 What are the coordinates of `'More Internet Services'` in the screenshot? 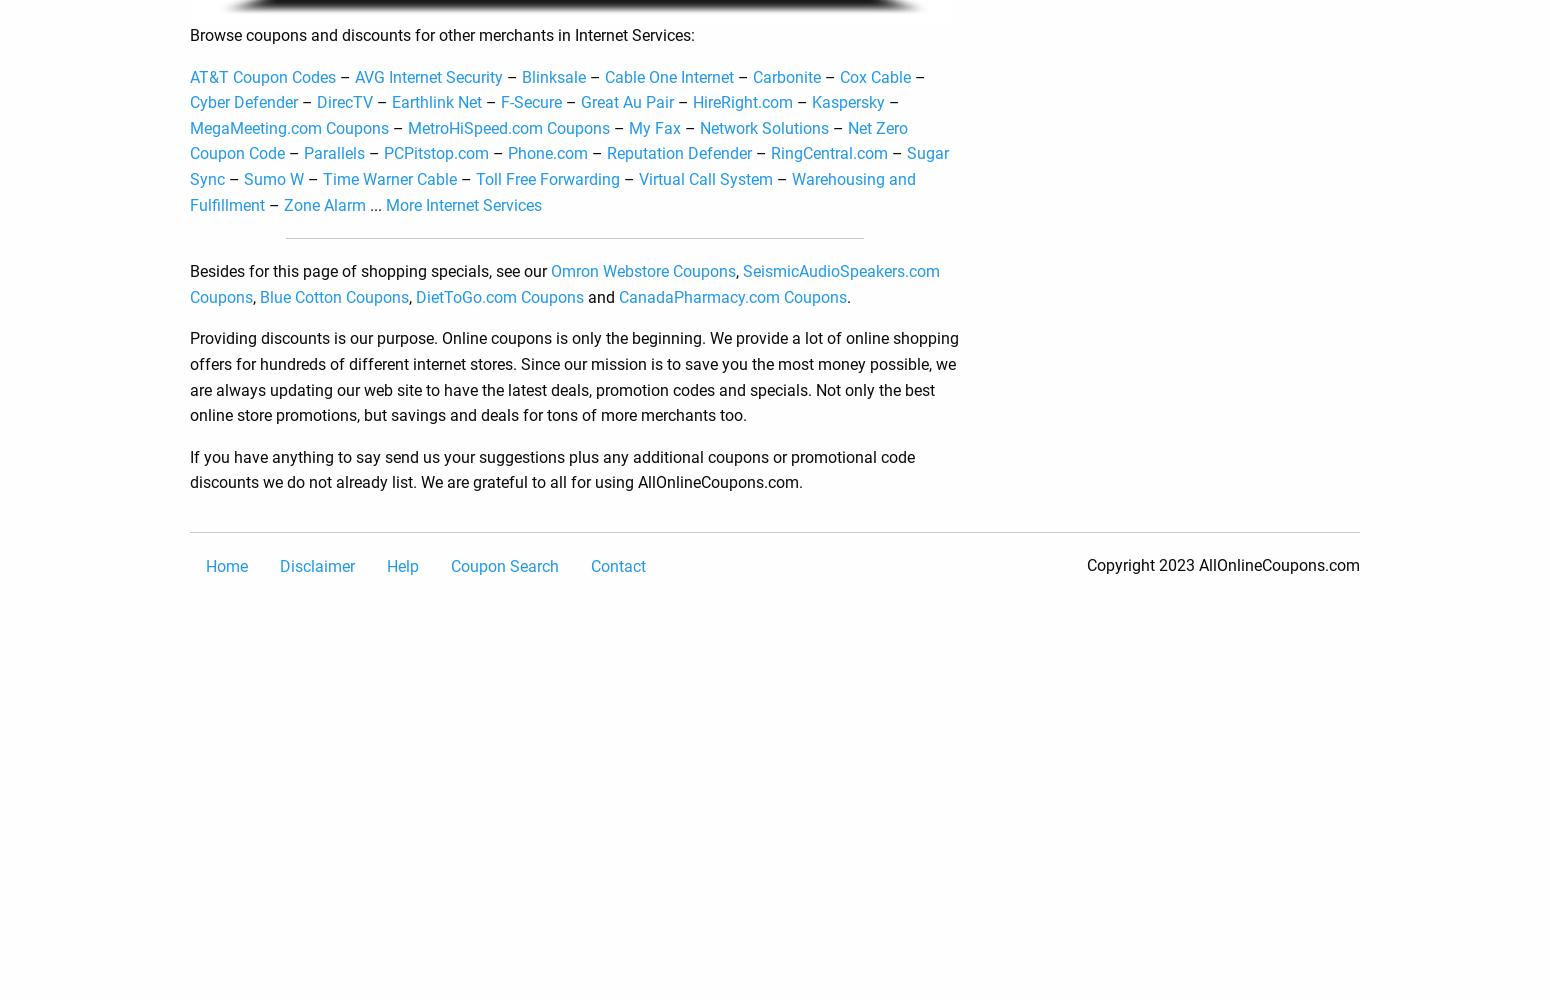 It's located at (464, 203).